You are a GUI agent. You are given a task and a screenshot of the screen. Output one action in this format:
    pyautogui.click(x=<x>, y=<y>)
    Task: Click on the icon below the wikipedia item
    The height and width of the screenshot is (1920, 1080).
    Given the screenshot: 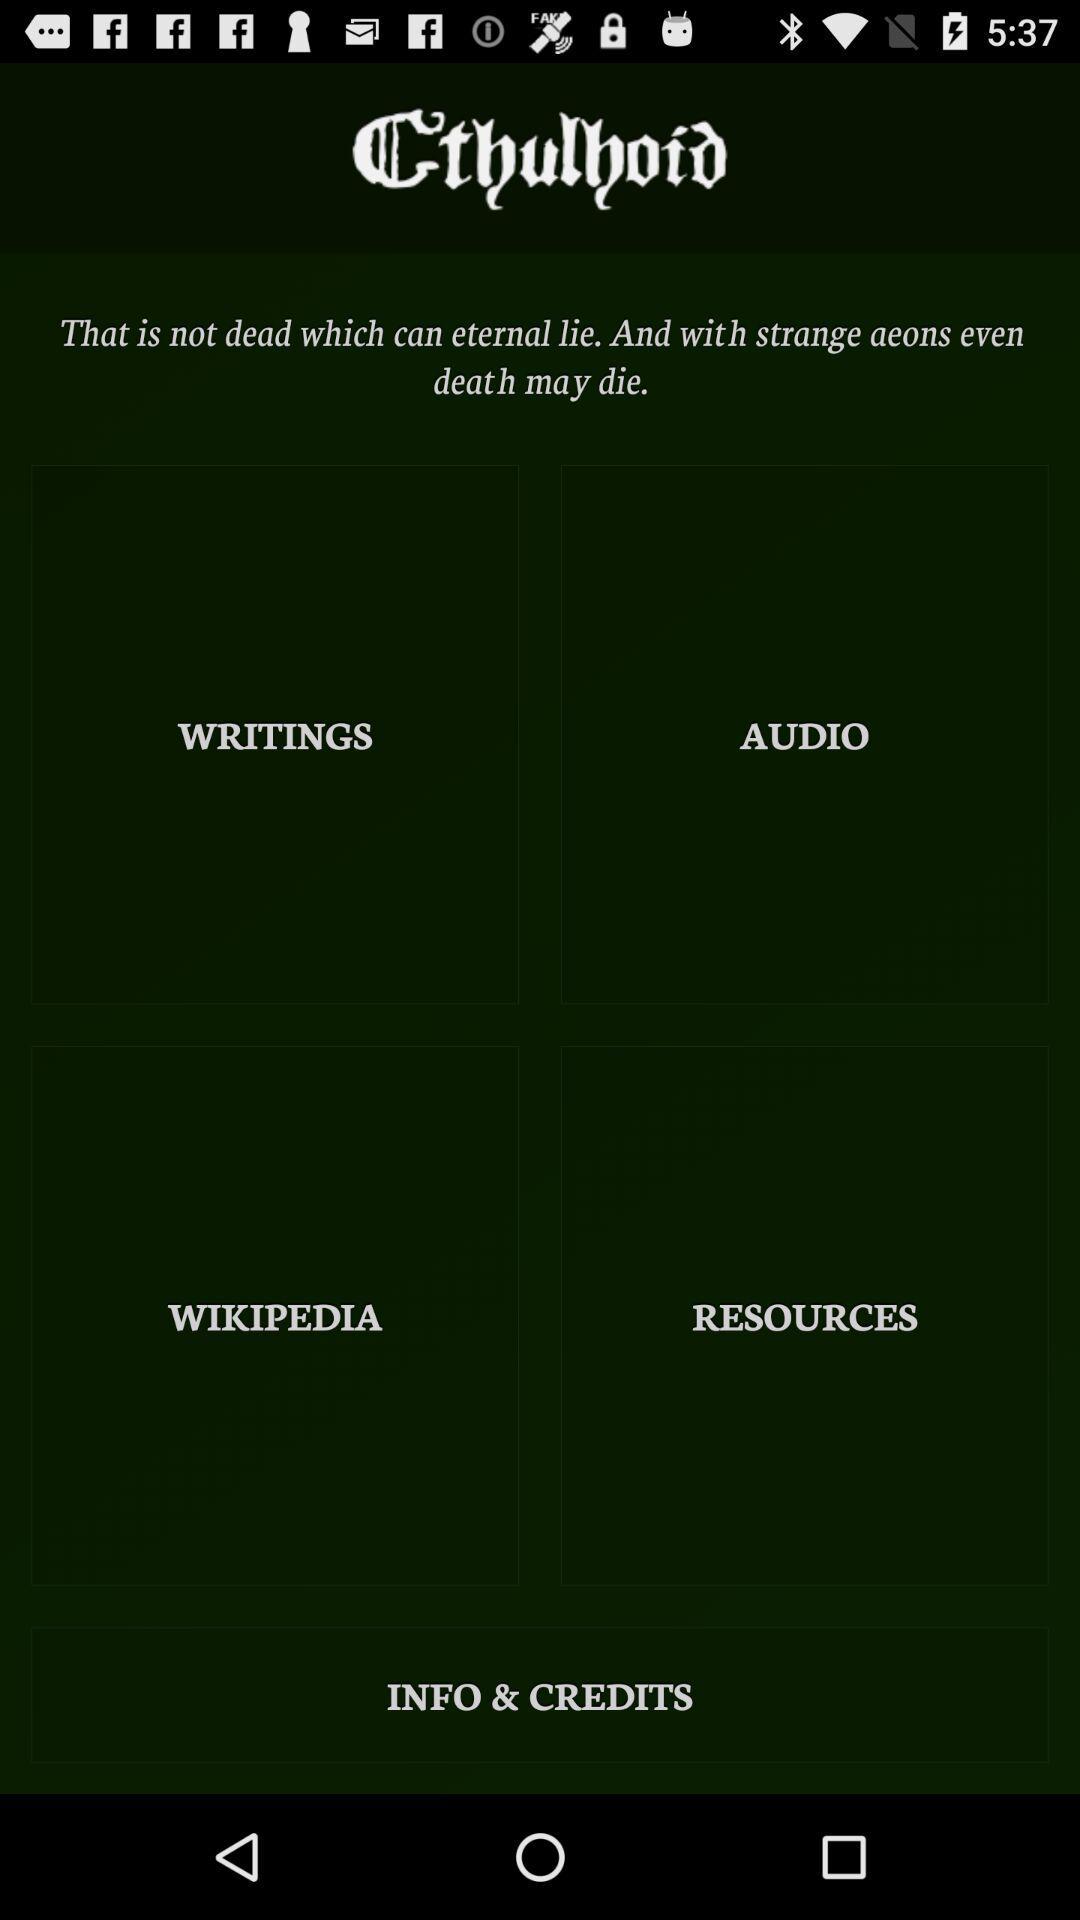 What is the action you would take?
    pyautogui.click(x=540, y=1693)
    